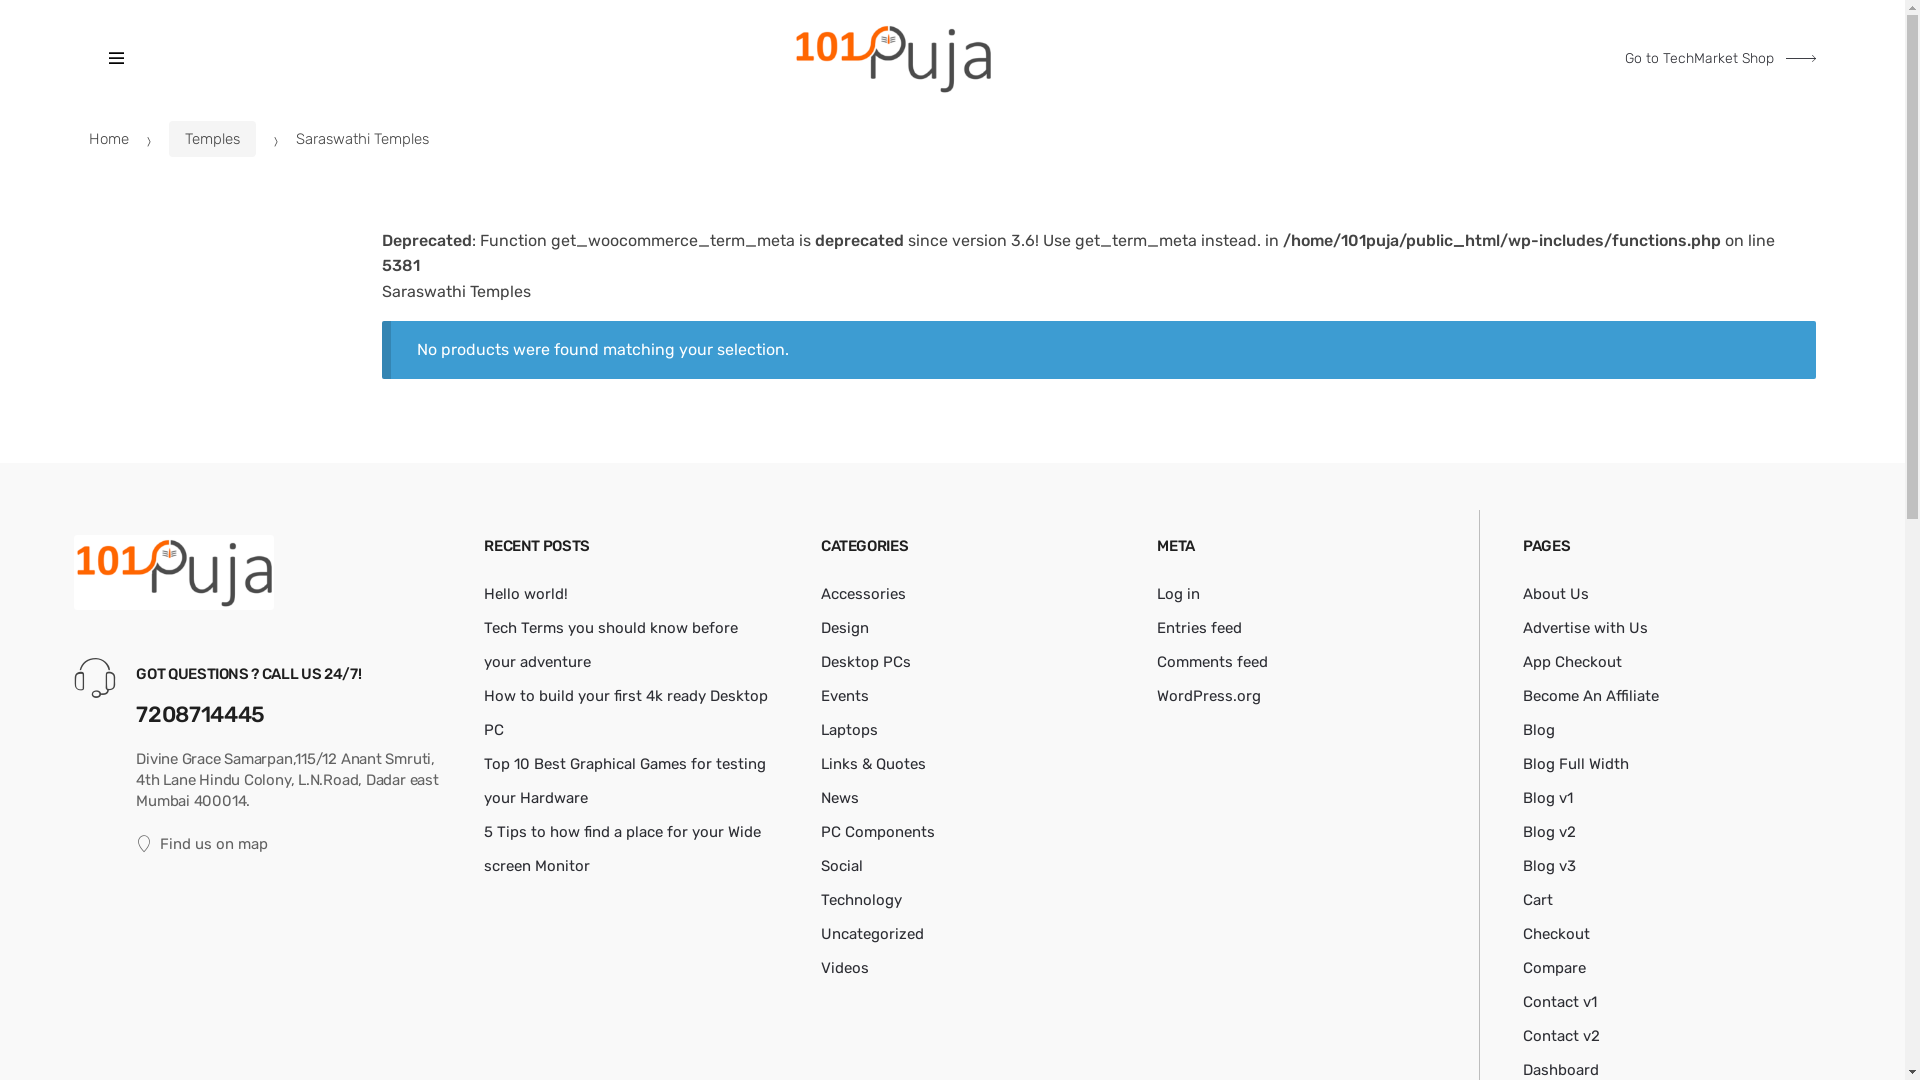 Image resolution: width=1920 pixels, height=1080 pixels. I want to click on 'Hello world!', so click(484, 593).